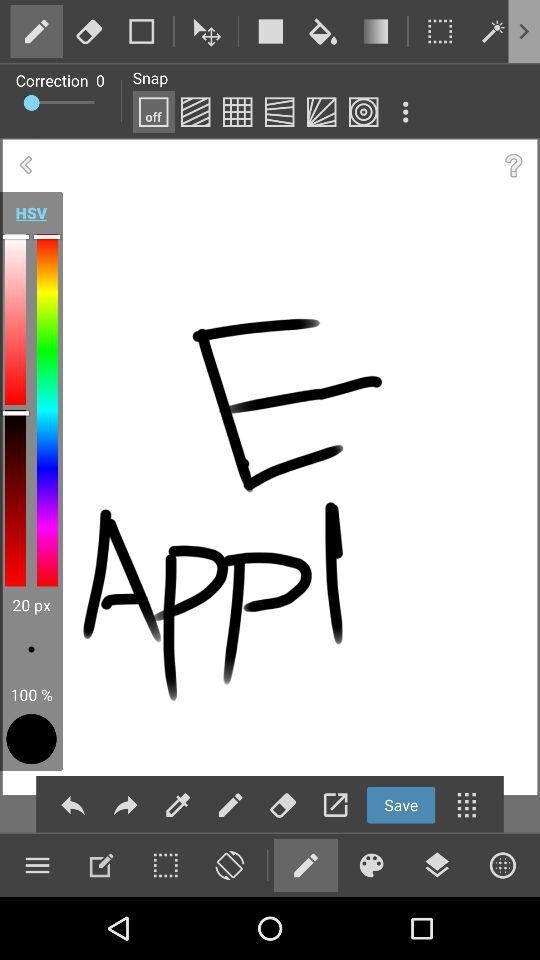 This screenshot has width=540, height=960. Describe the element at coordinates (36, 30) in the screenshot. I see `drawing` at that location.